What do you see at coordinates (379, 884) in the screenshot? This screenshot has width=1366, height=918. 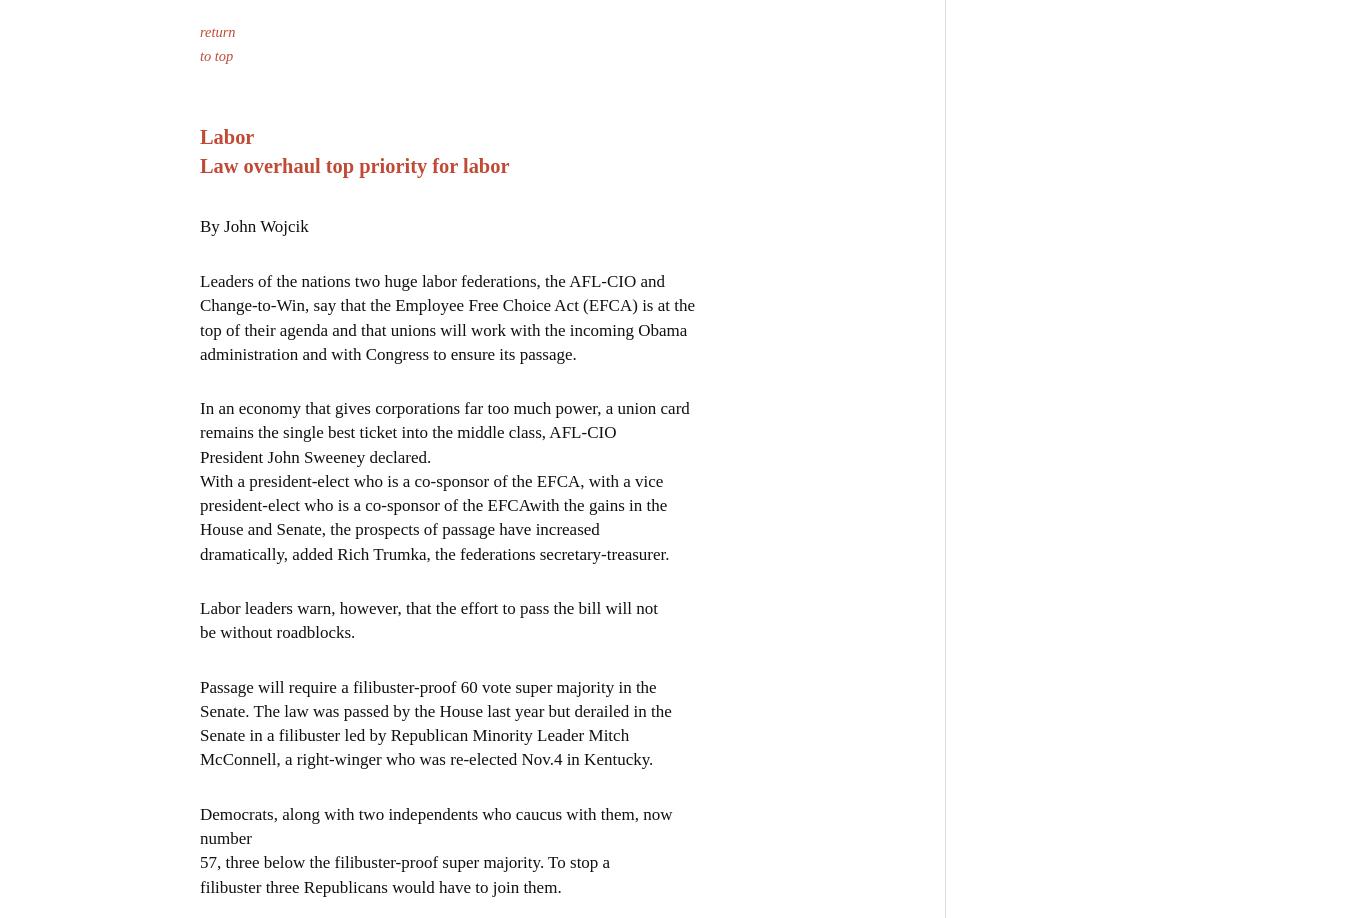 I see `'filibuster three Republicans would have to join them.'` at bounding box center [379, 884].